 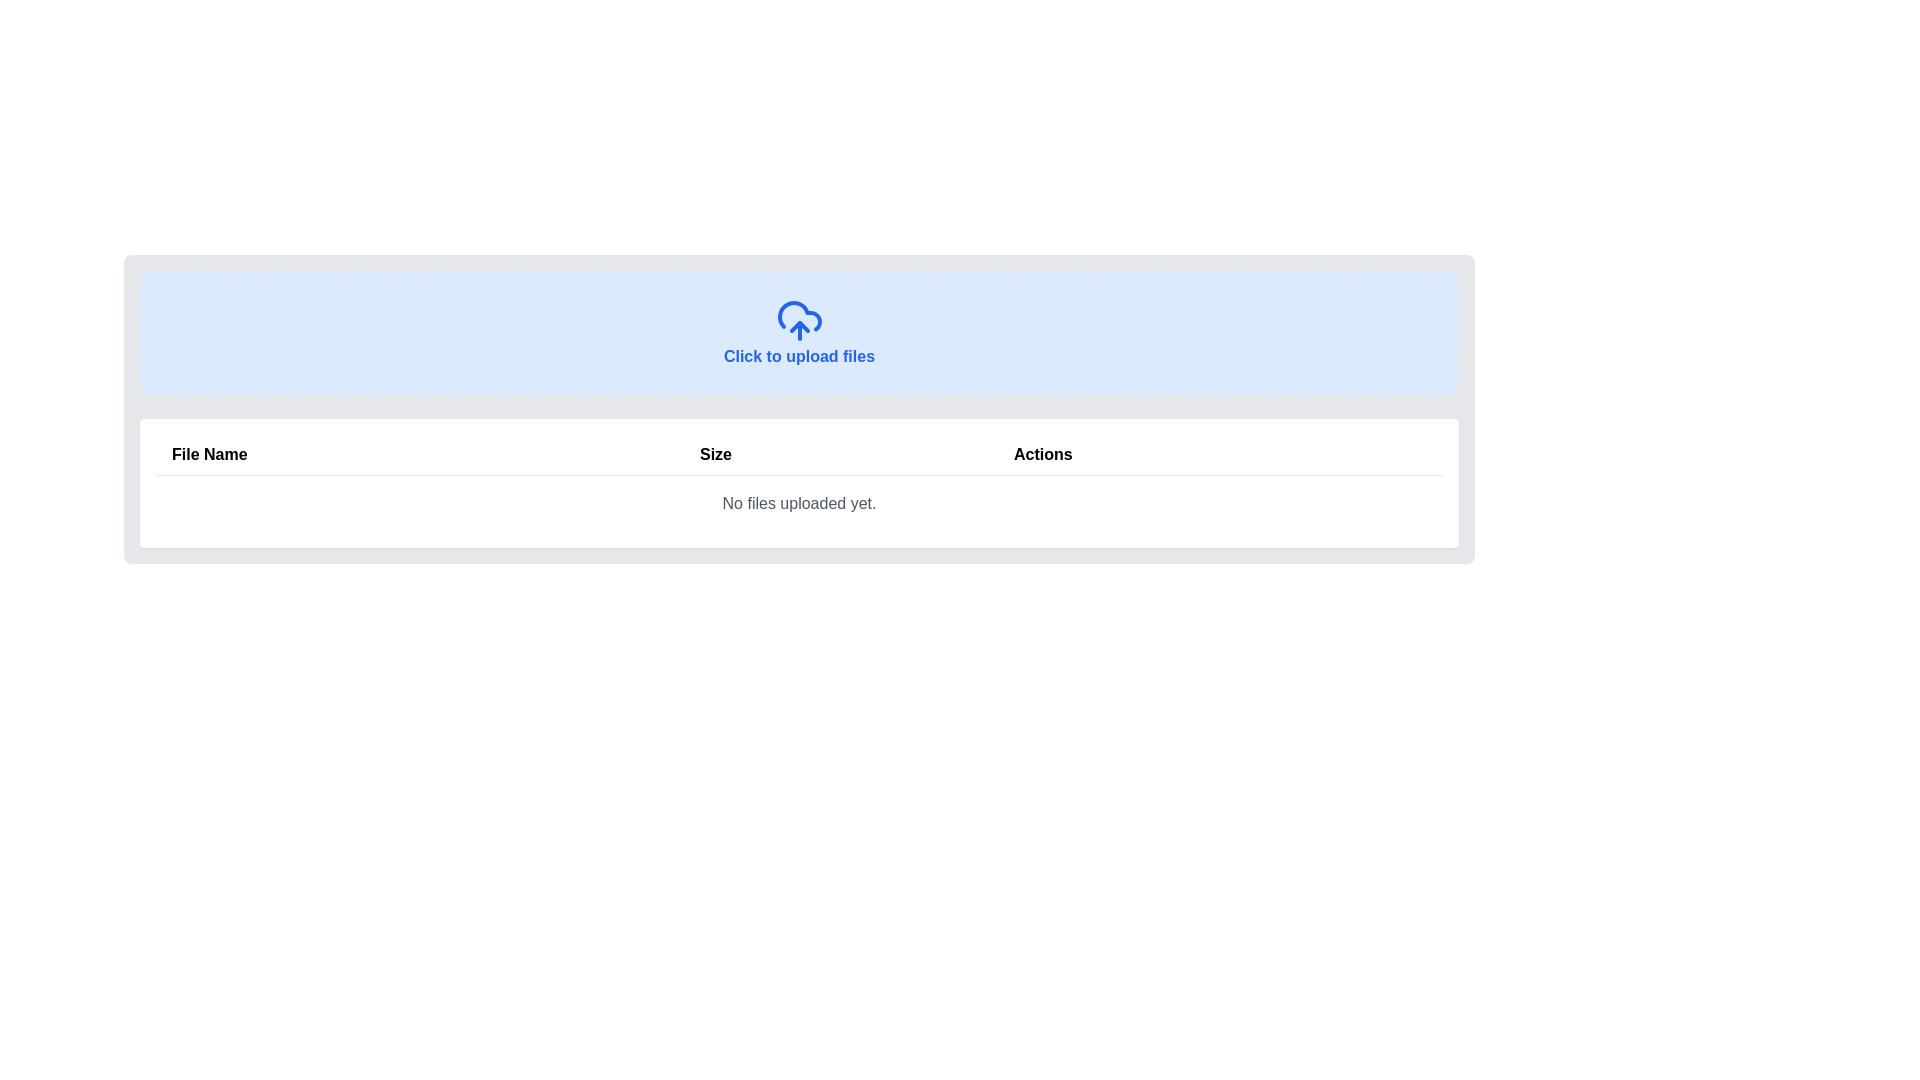 I want to click on the upload icon located in the upper half of the interface, directly above the text 'Click to upload files', to initiate the upload process, so click(x=798, y=319).